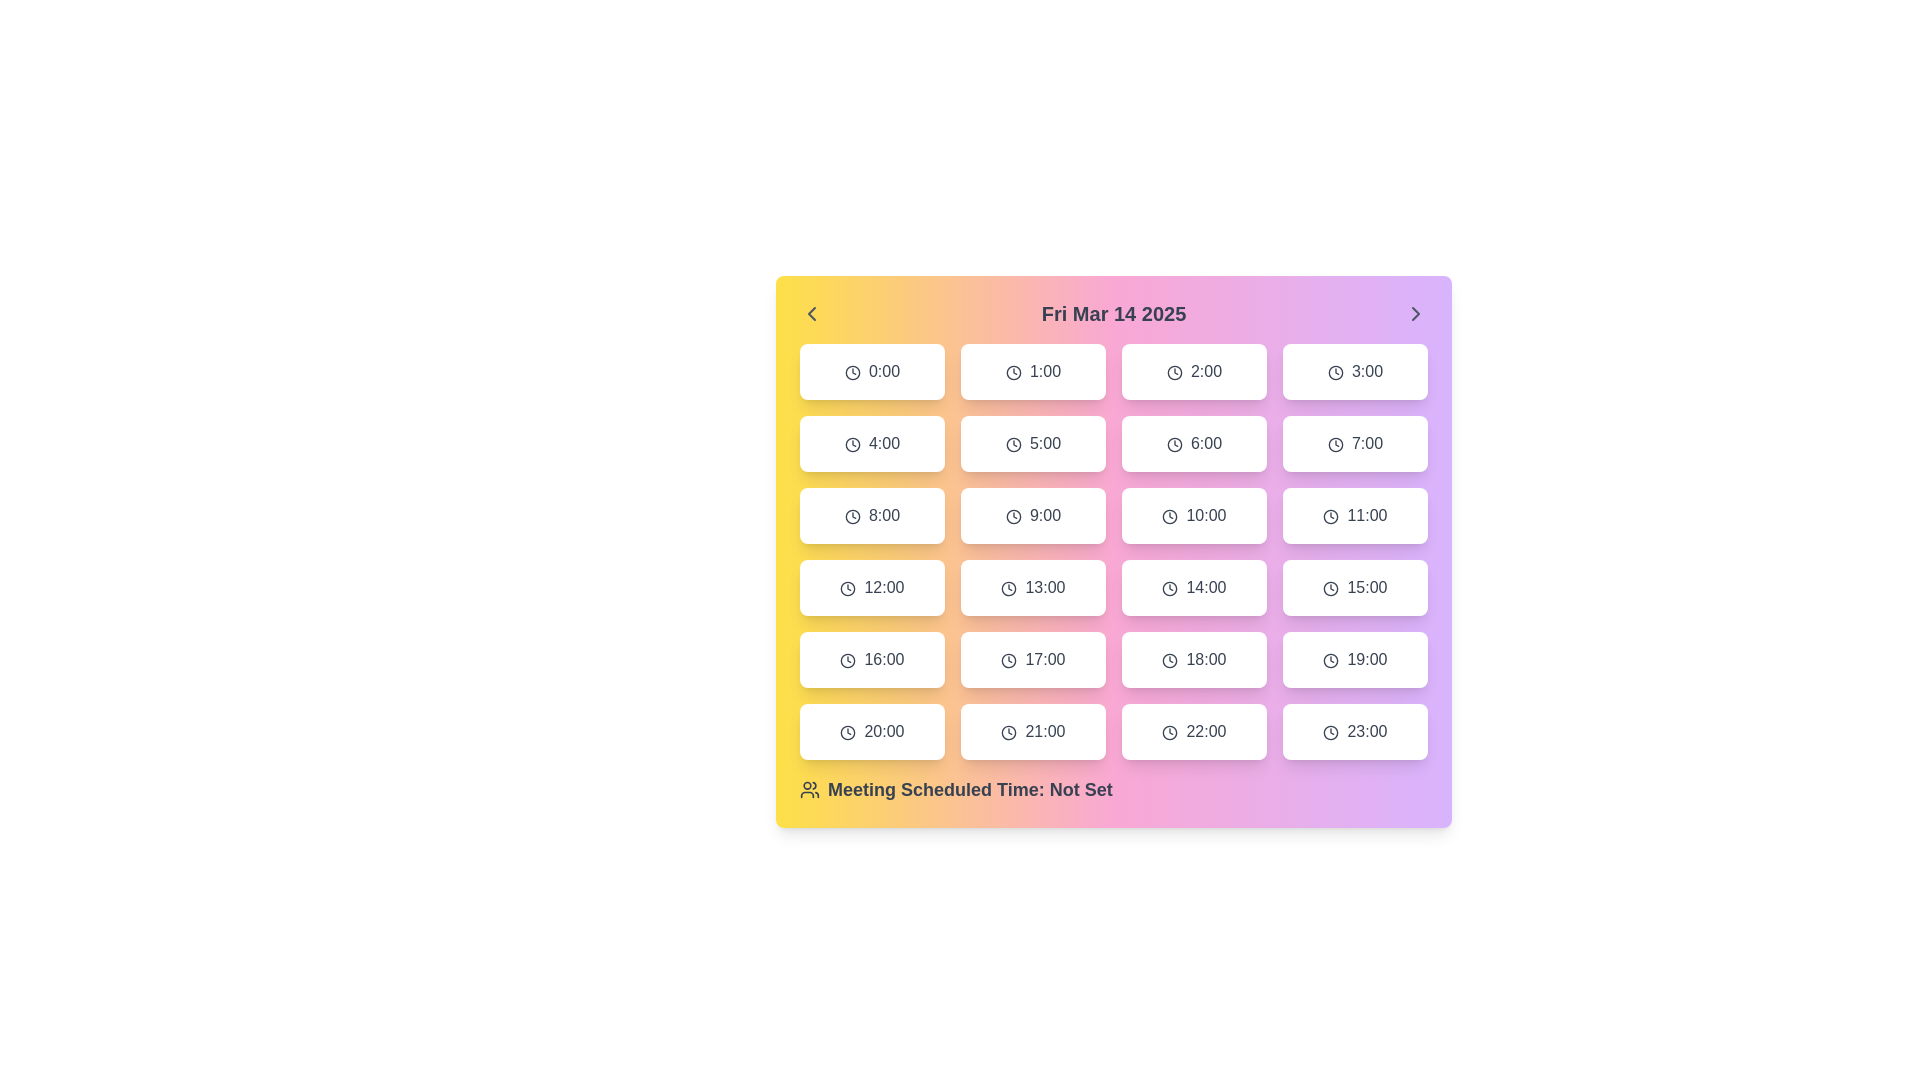 This screenshot has width=1920, height=1080. I want to click on the circular SVG component of the clock icon associated with the time label '9:00', which is located in the second row, third column of the grid layout, so click(1013, 515).